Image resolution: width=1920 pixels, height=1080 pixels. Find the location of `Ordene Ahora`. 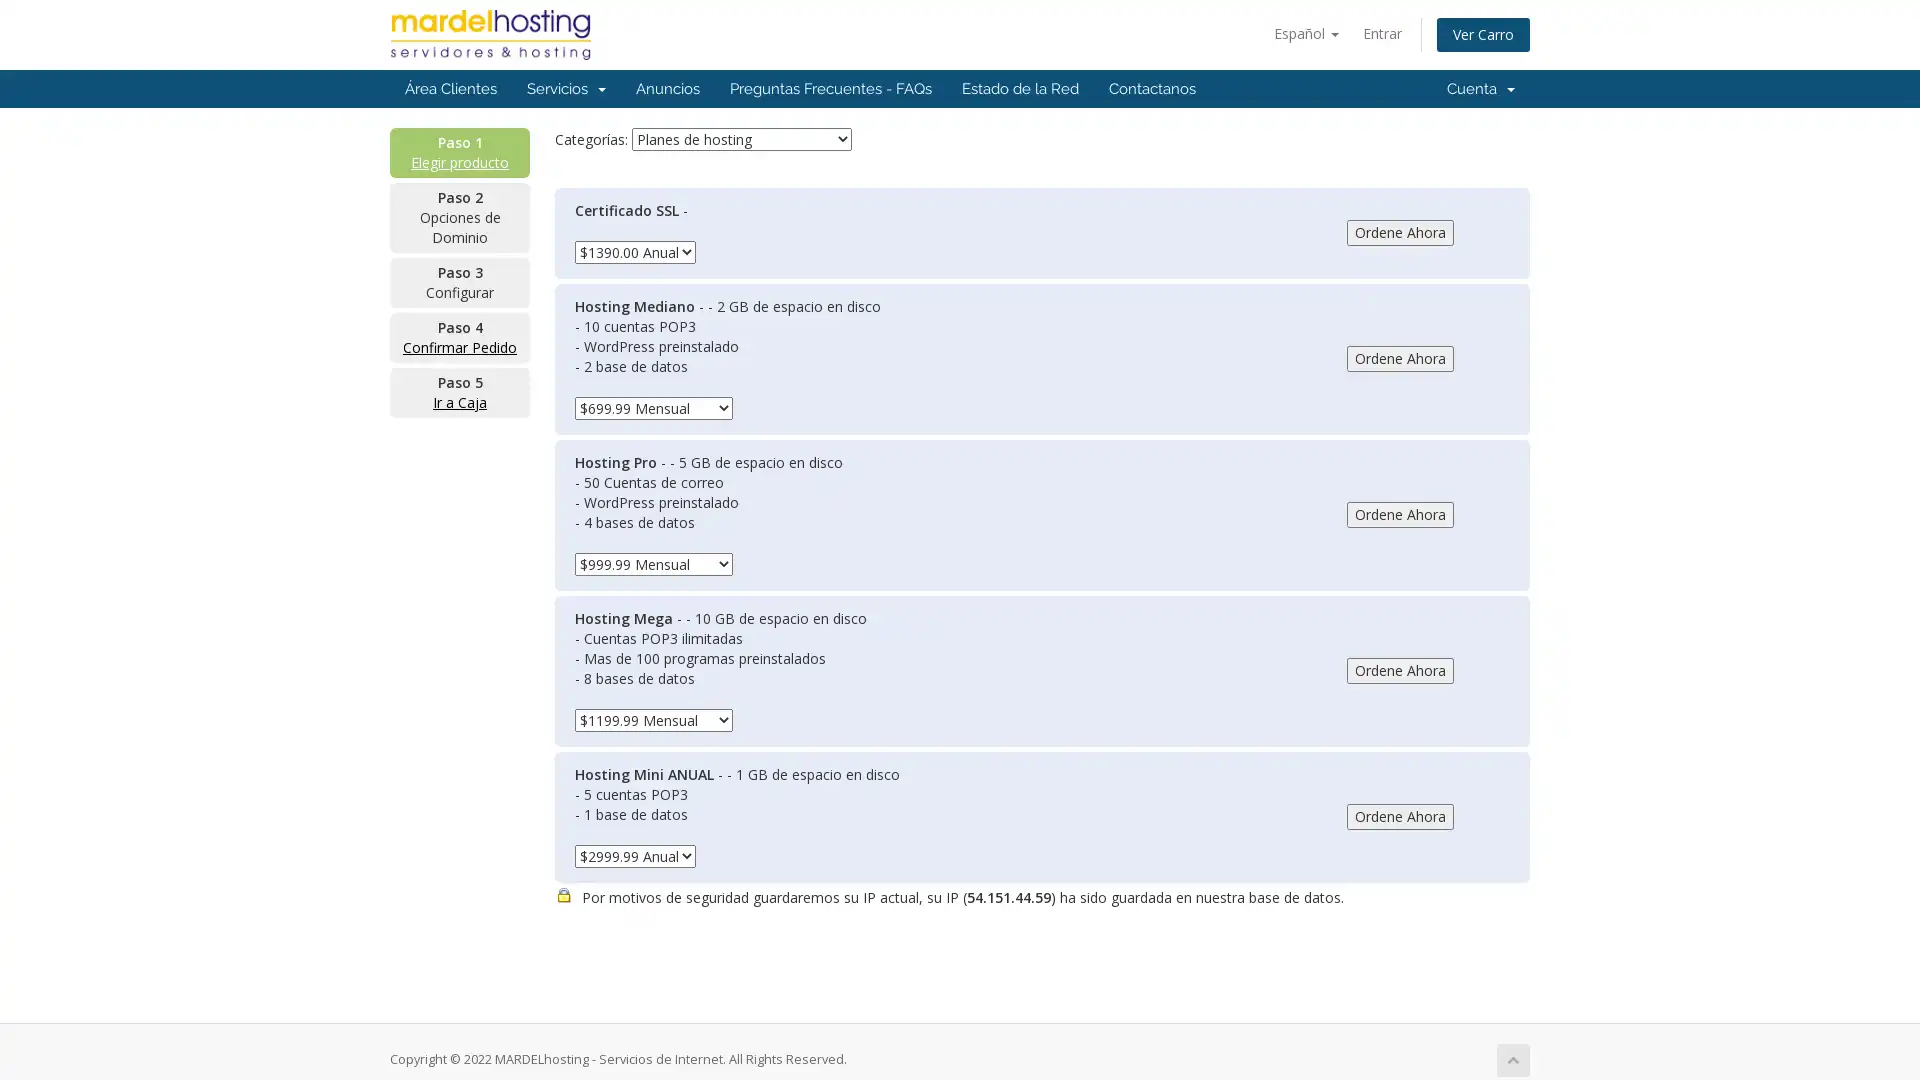

Ordene Ahora is located at coordinates (1399, 230).